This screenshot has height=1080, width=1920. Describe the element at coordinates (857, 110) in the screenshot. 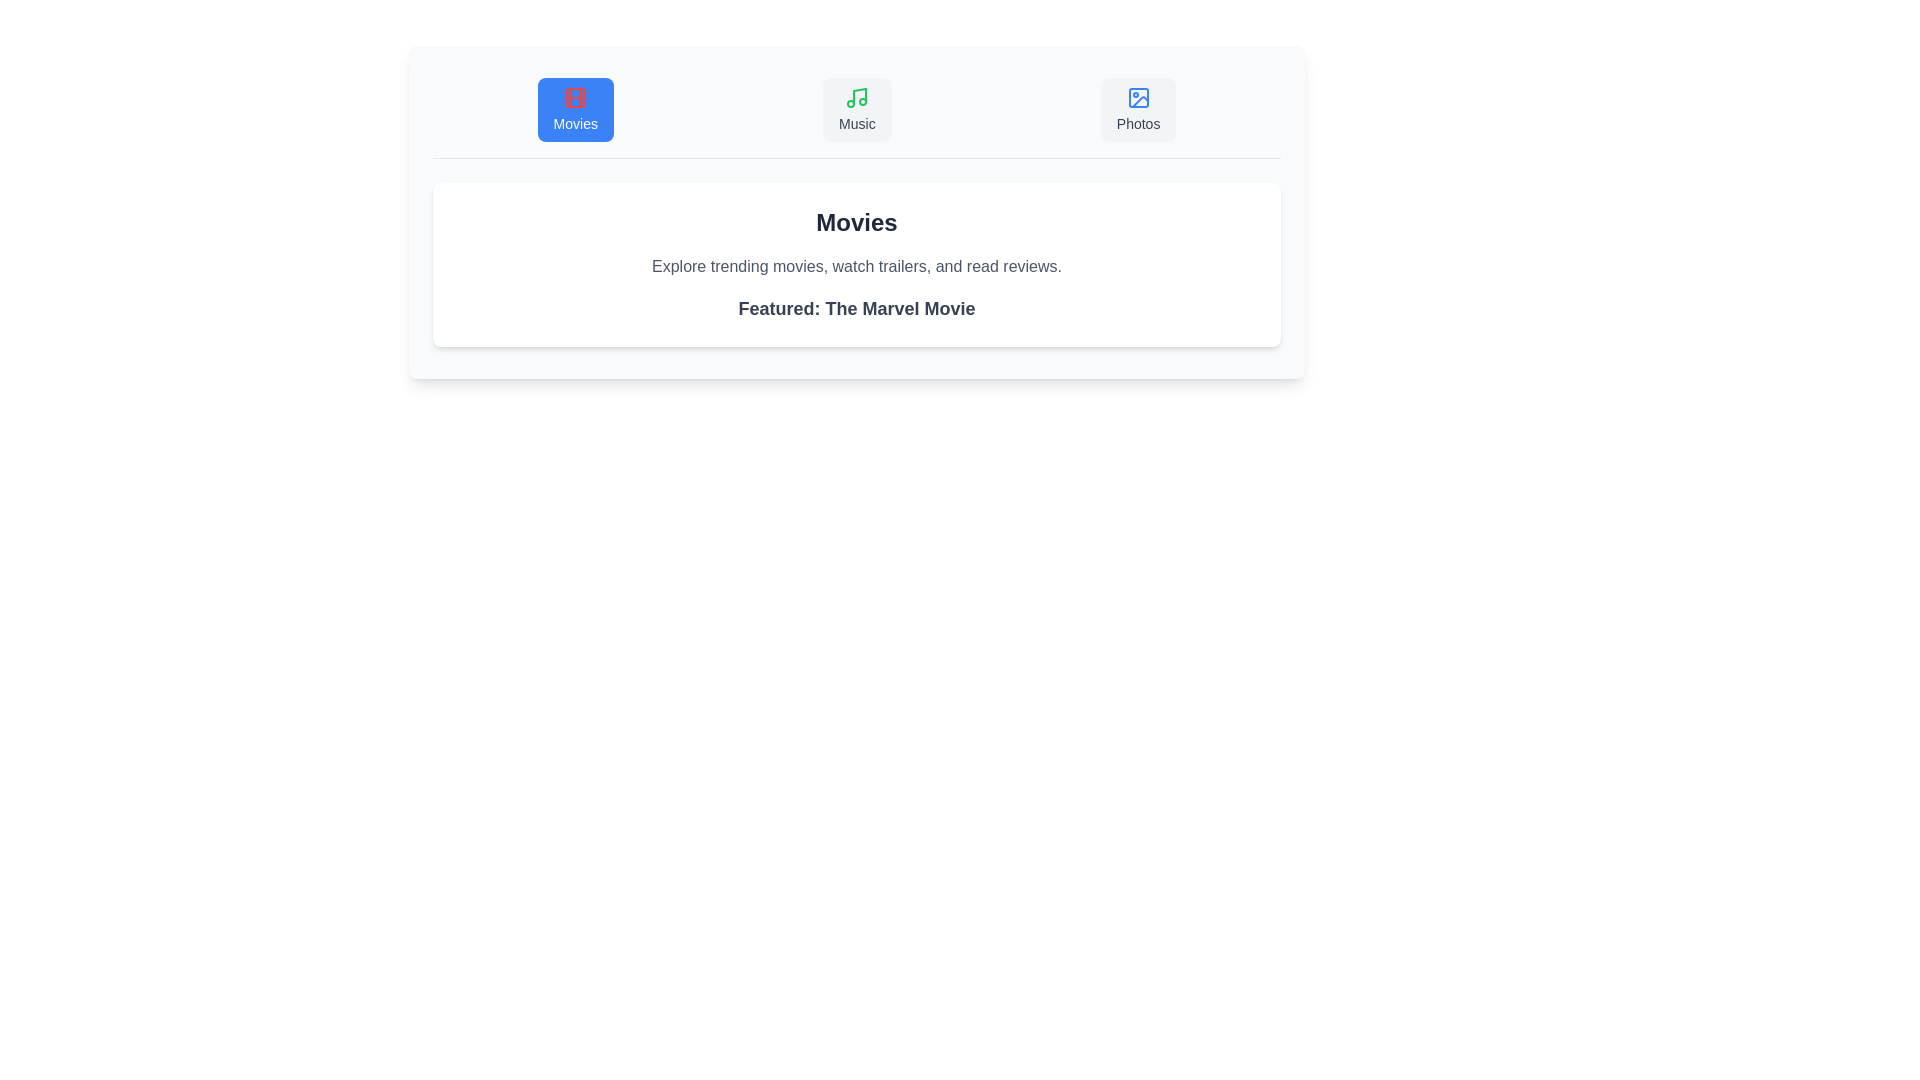

I see `the Music tab by clicking on its button` at that location.